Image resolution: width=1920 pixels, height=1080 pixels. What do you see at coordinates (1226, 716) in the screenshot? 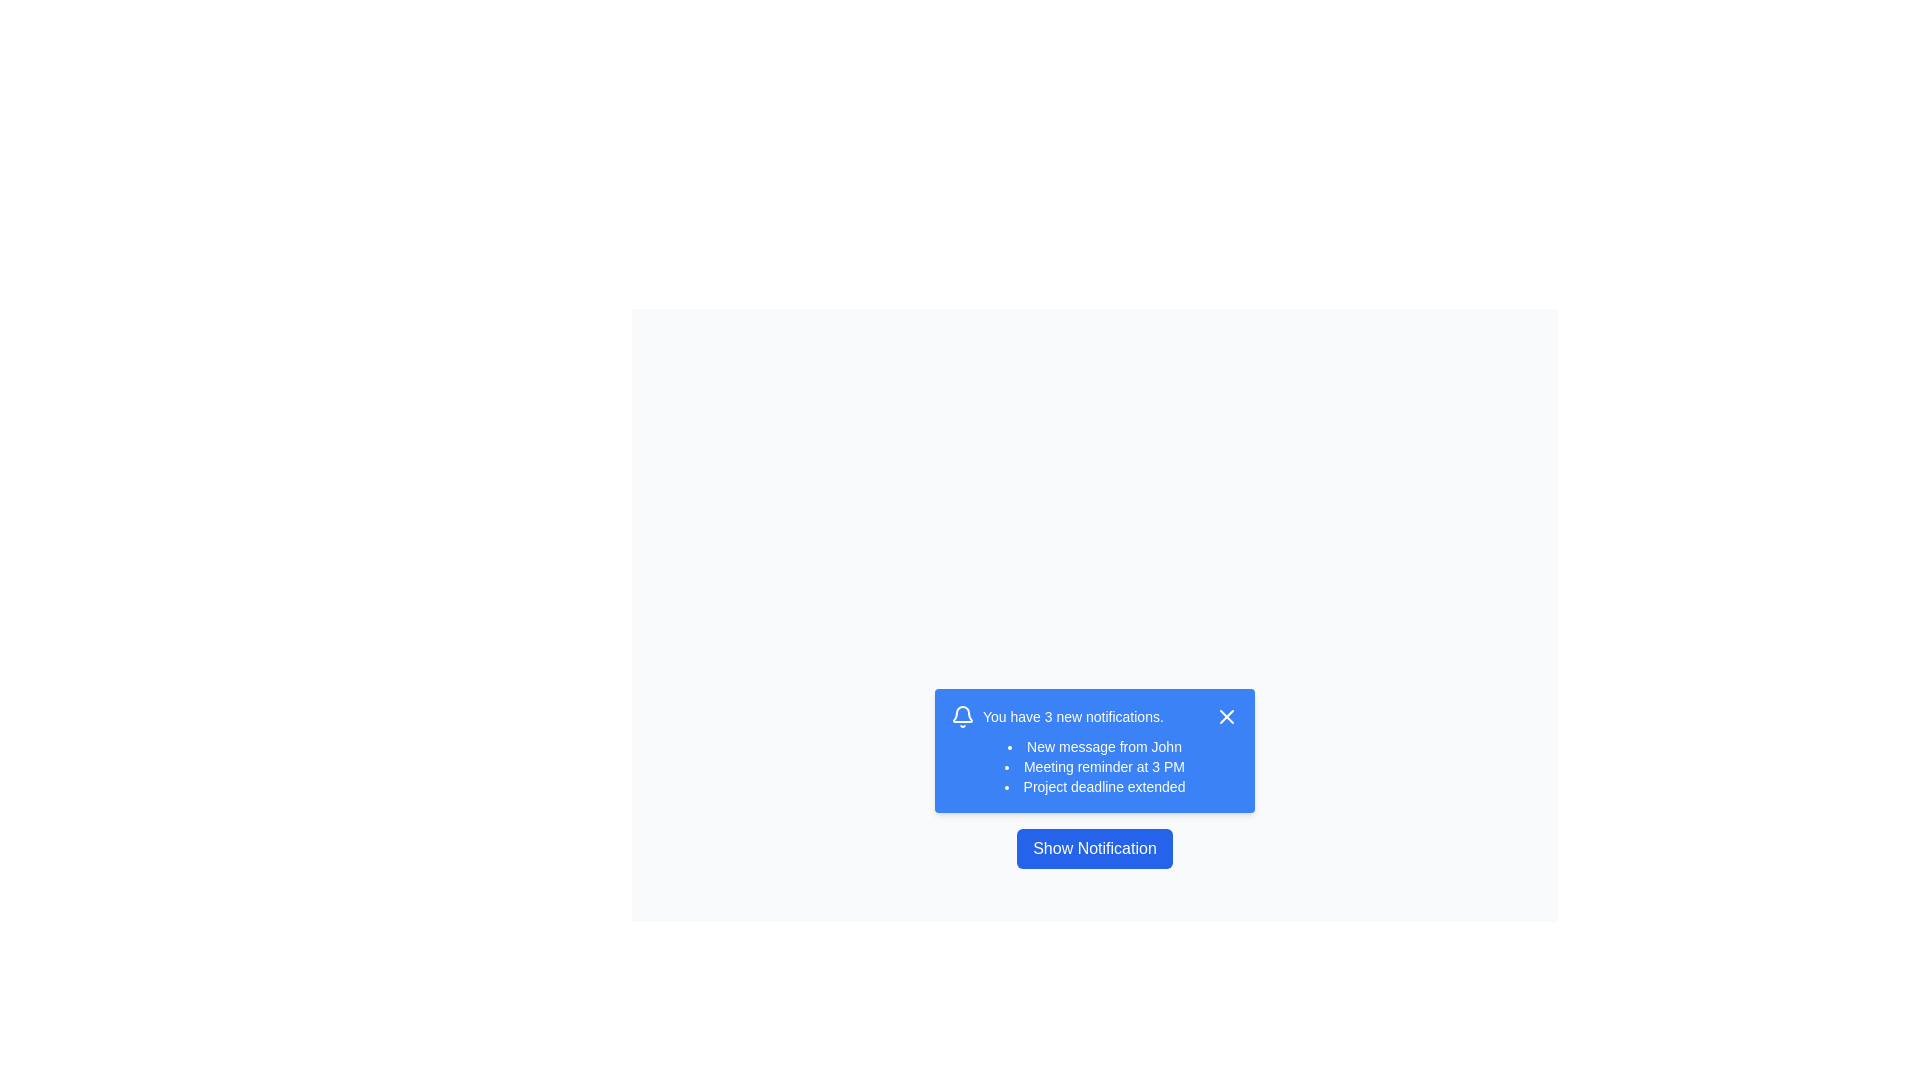
I see `the close button represented by an 'X' icon in the notification panel located to the right of the text 'You have 3 new notifications.'` at bounding box center [1226, 716].